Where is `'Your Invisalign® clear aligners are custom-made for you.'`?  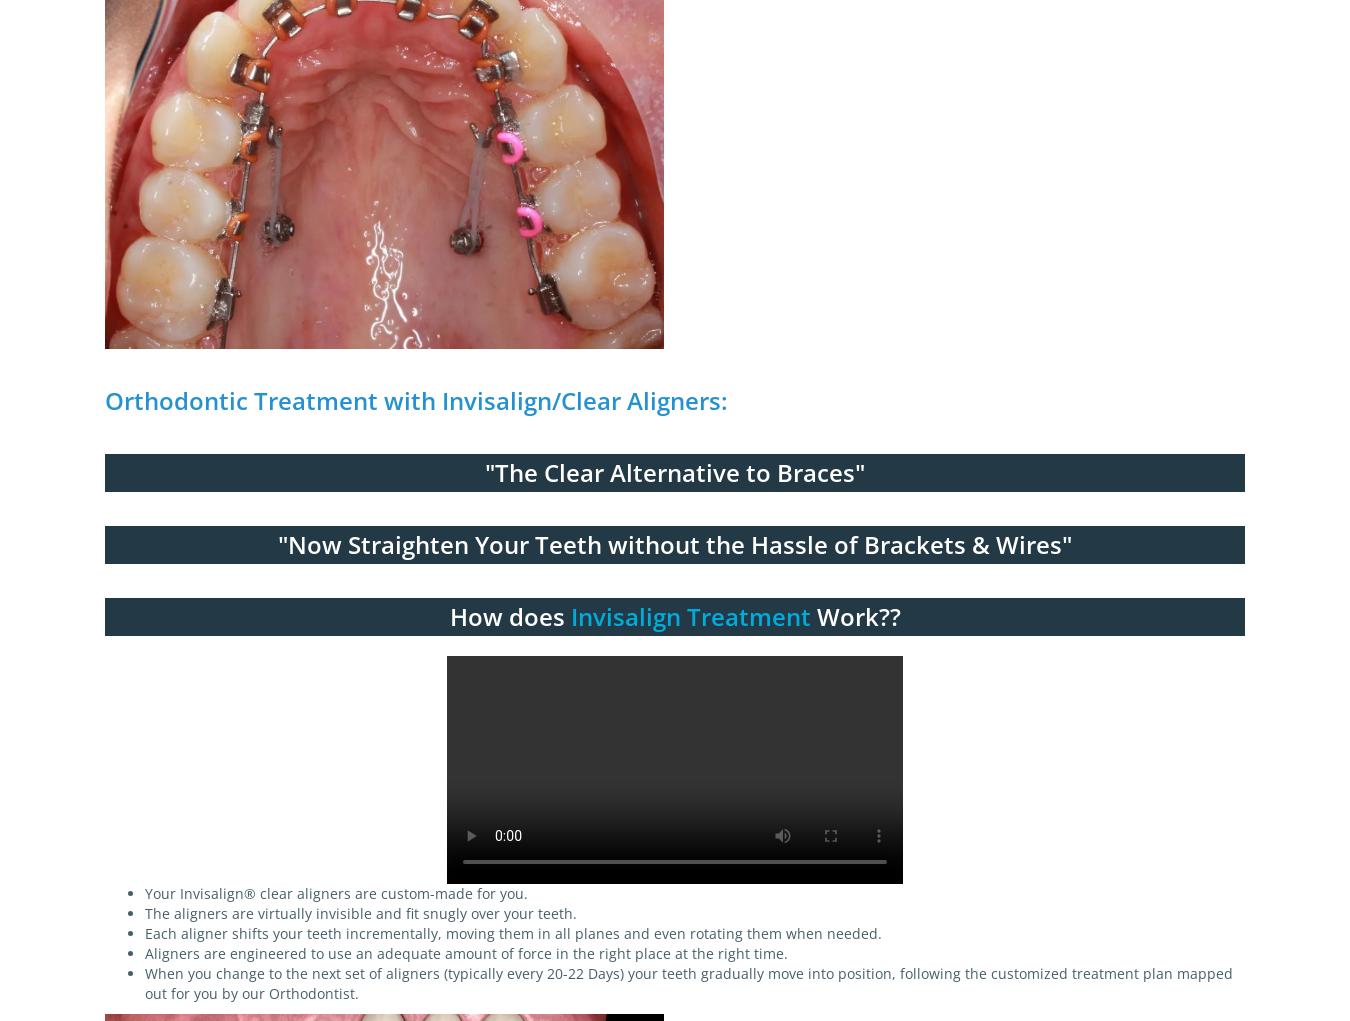
'Your Invisalign® clear aligners are custom-made for you.' is located at coordinates (335, 891).